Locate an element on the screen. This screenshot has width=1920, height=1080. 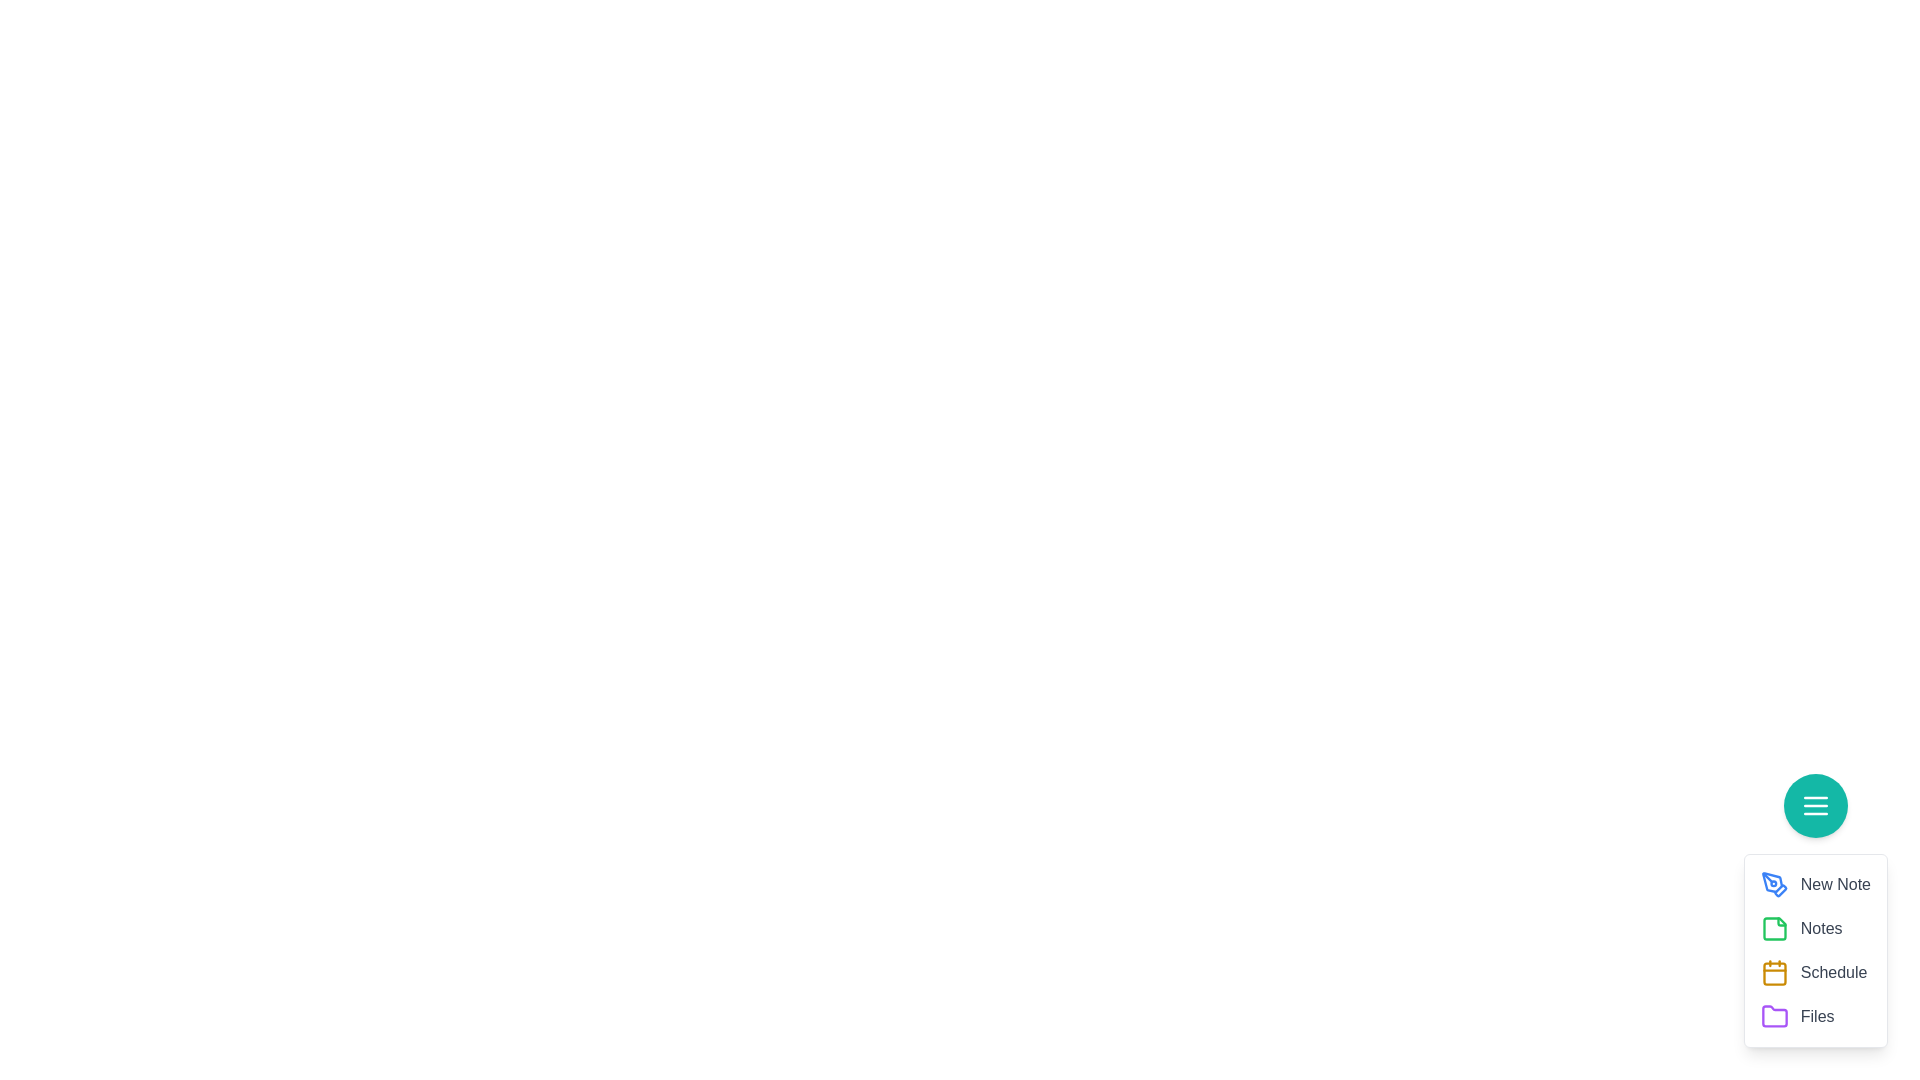
the Files from the speed dial menu is located at coordinates (1774, 1017).